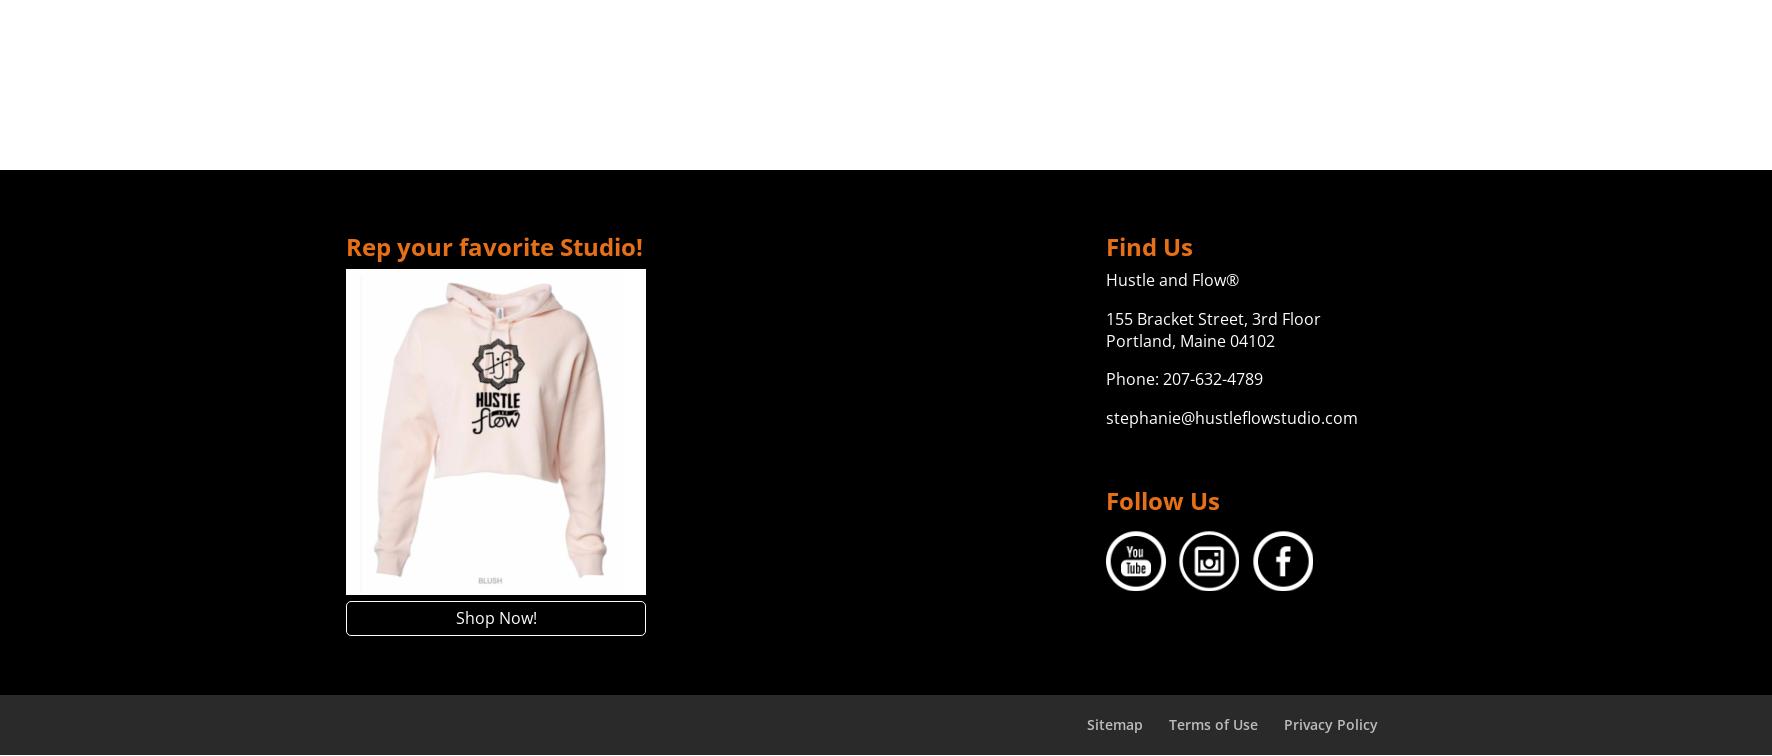 This screenshot has width=1772, height=756. What do you see at coordinates (493, 246) in the screenshot?
I see `'Rep your favorite Studio!'` at bounding box center [493, 246].